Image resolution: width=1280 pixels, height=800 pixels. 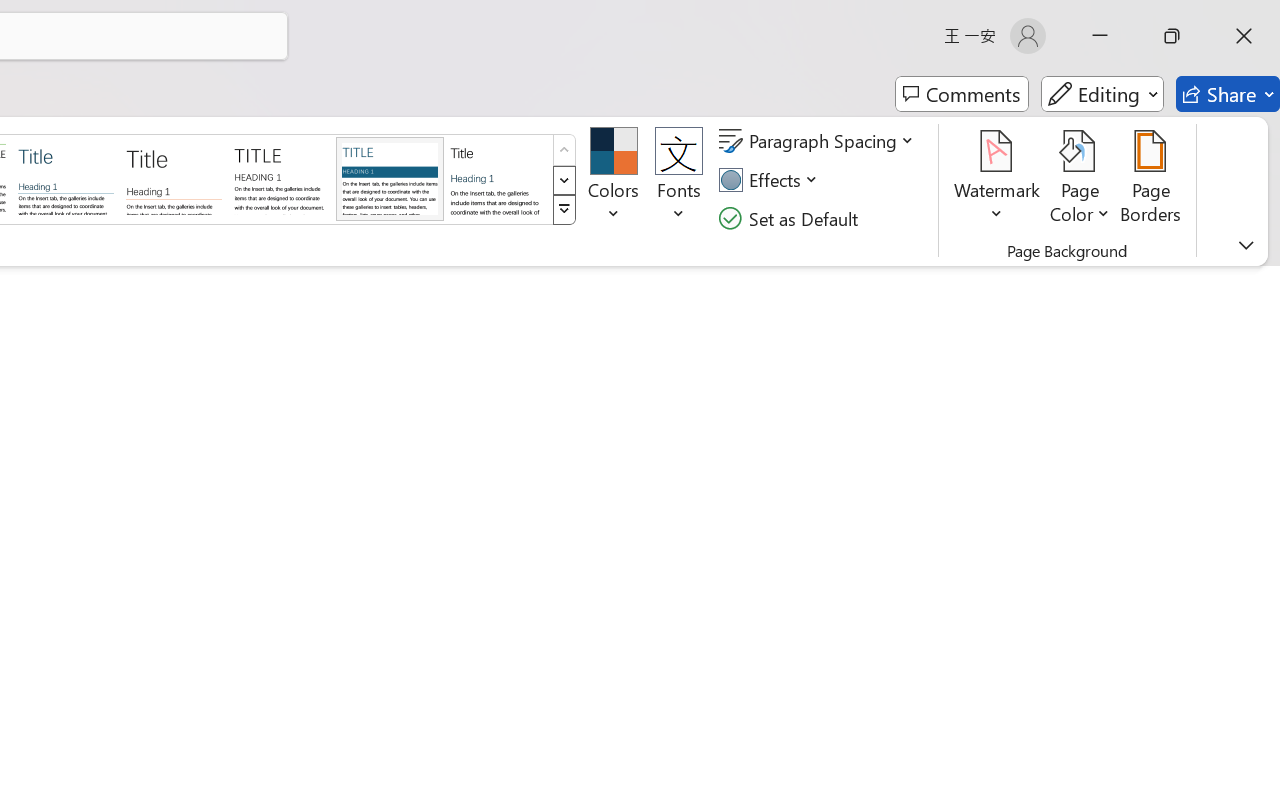 I want to click on 'Paragraph Spacing', so click(x=819, y=141).